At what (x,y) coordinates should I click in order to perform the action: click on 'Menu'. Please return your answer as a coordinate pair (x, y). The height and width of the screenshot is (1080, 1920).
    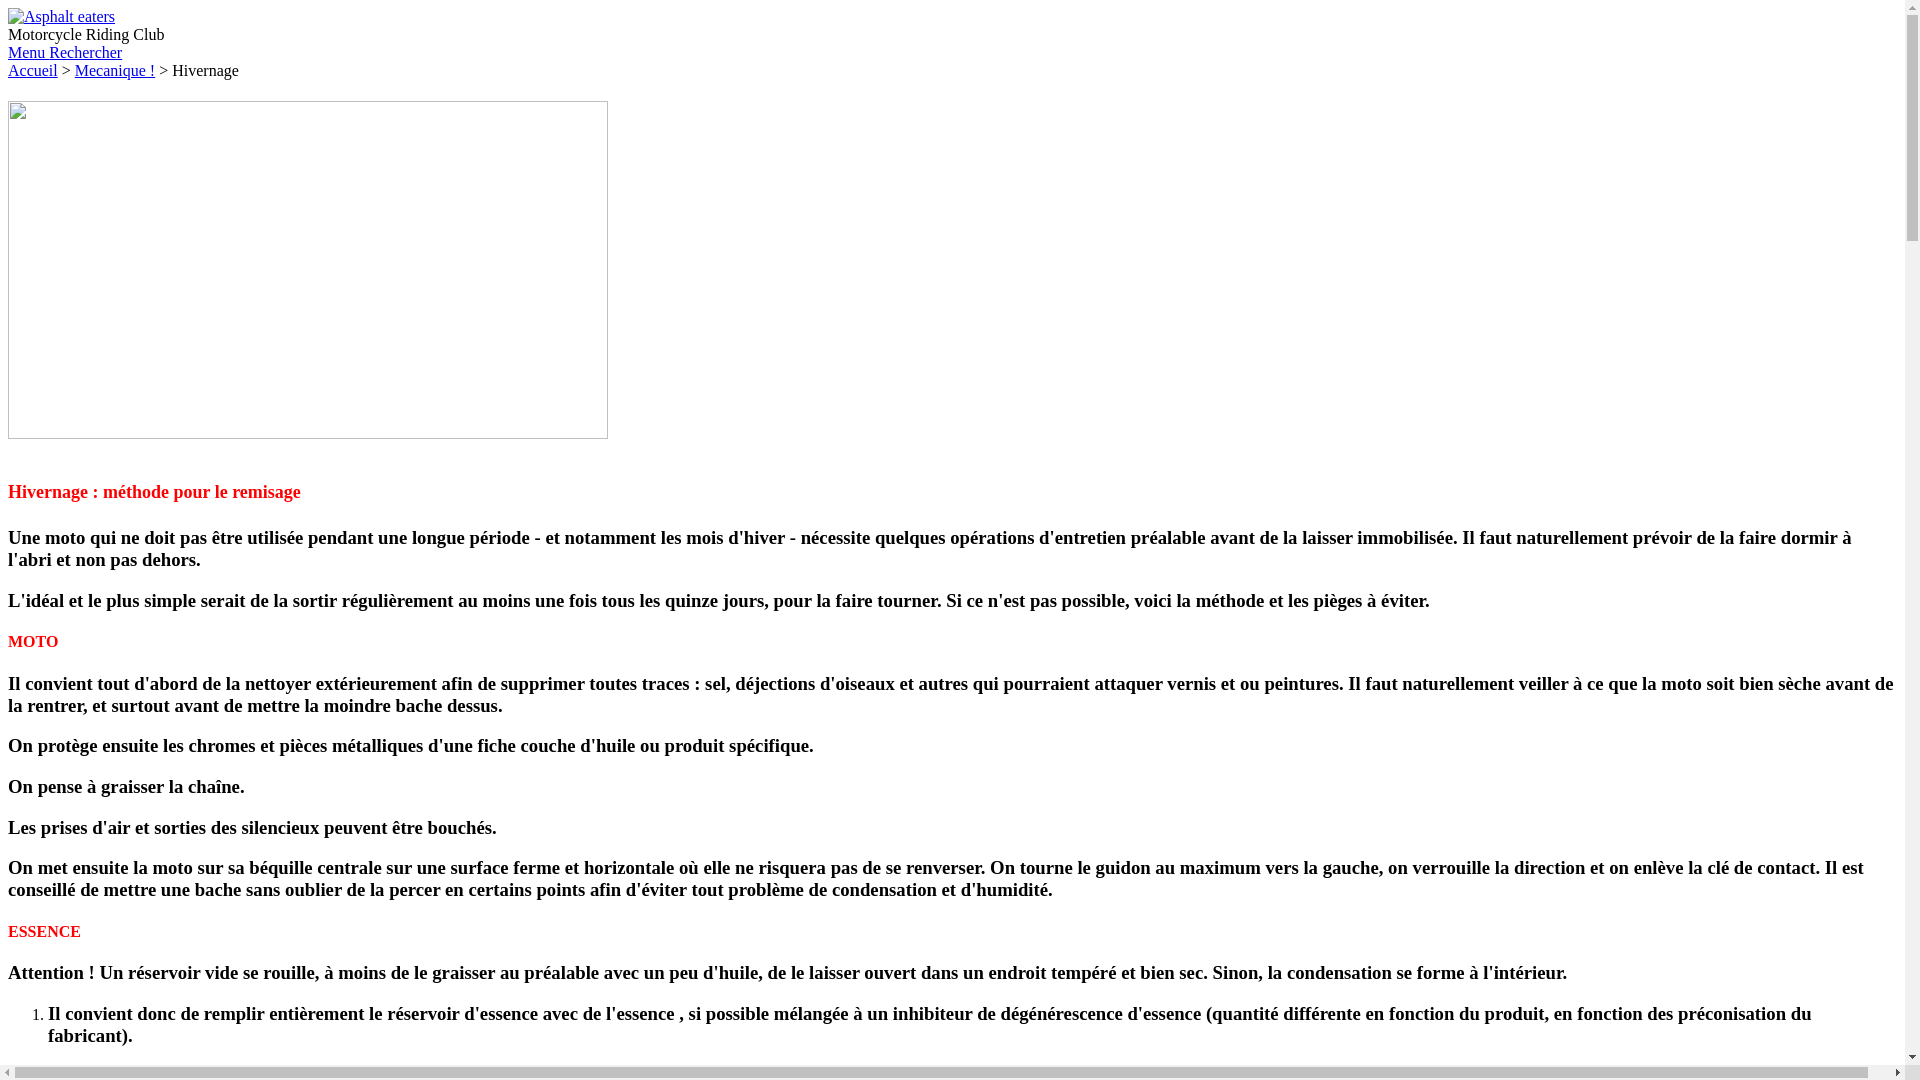
    Looking at the image, I should click on (28, 51).